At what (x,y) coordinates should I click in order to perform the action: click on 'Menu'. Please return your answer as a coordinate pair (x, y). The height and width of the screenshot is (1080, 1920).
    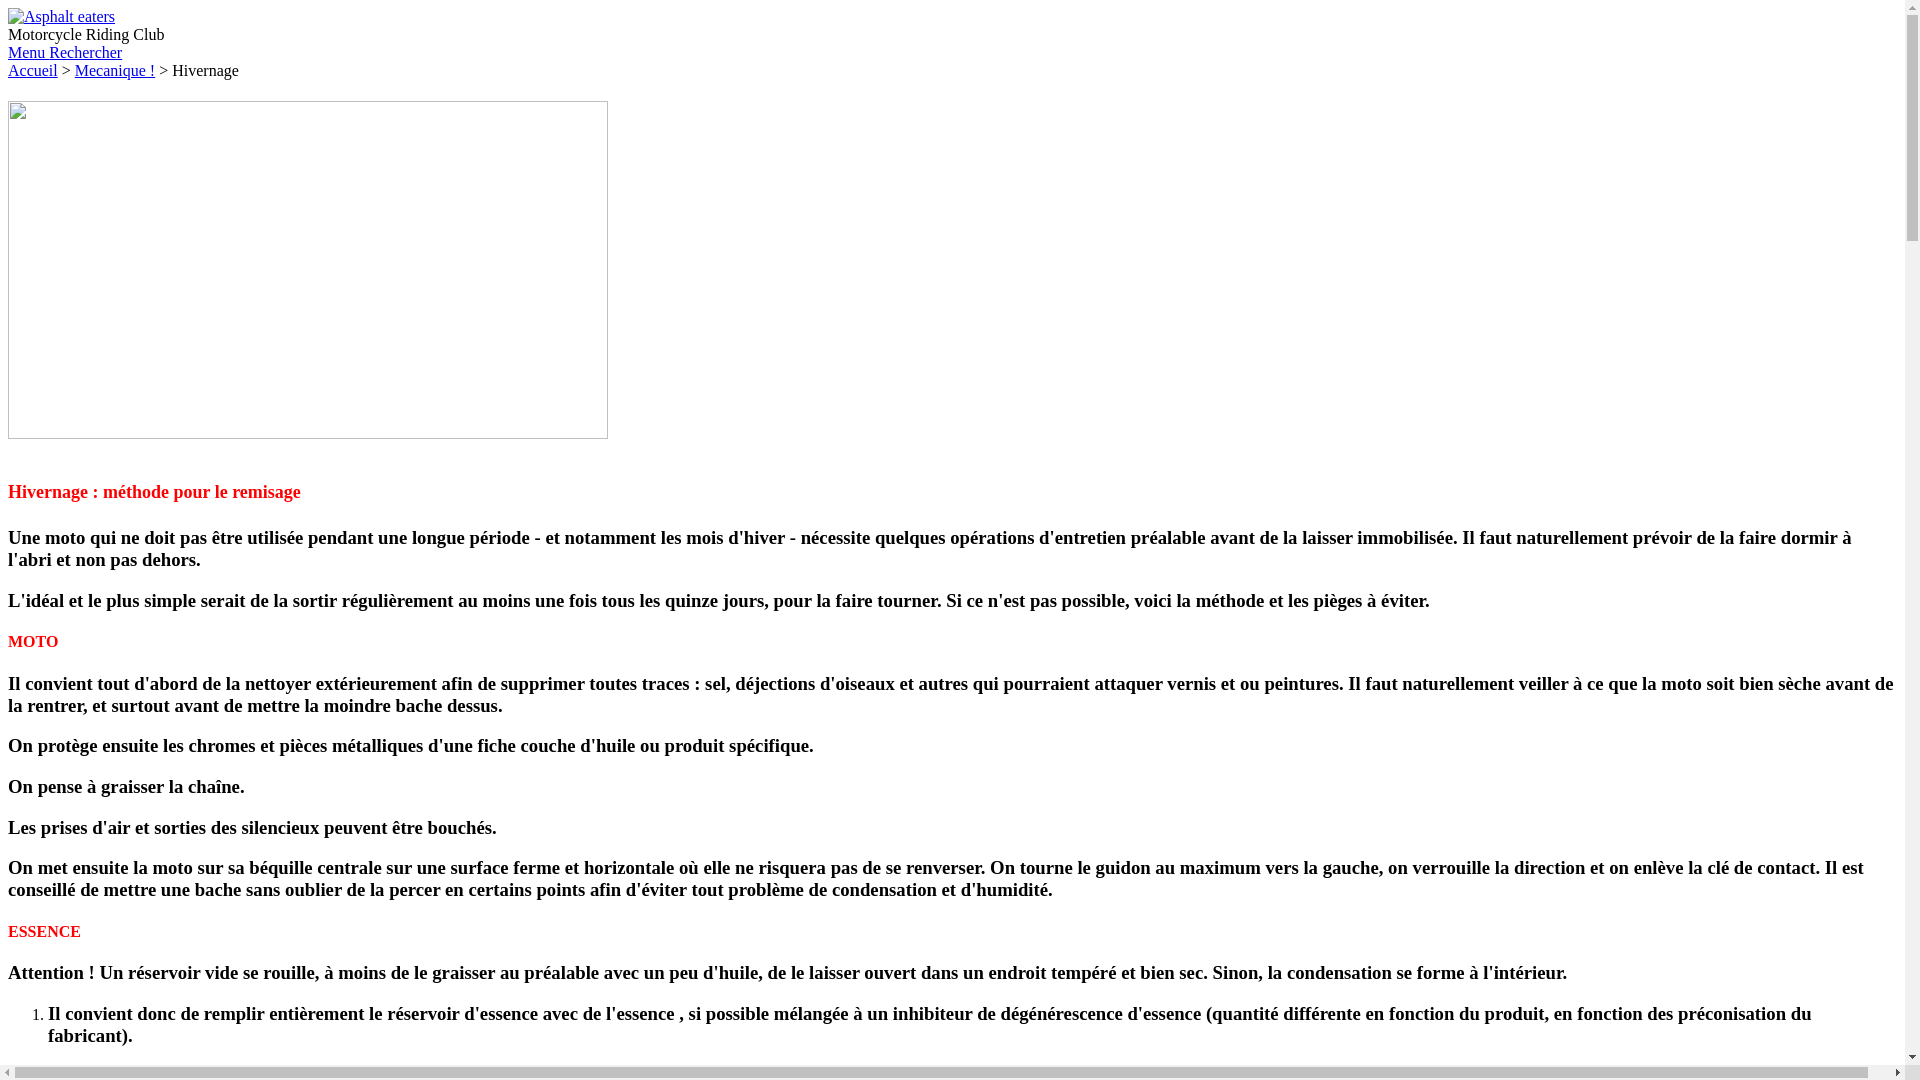
    Looking at the image, I should click on (28, 51).